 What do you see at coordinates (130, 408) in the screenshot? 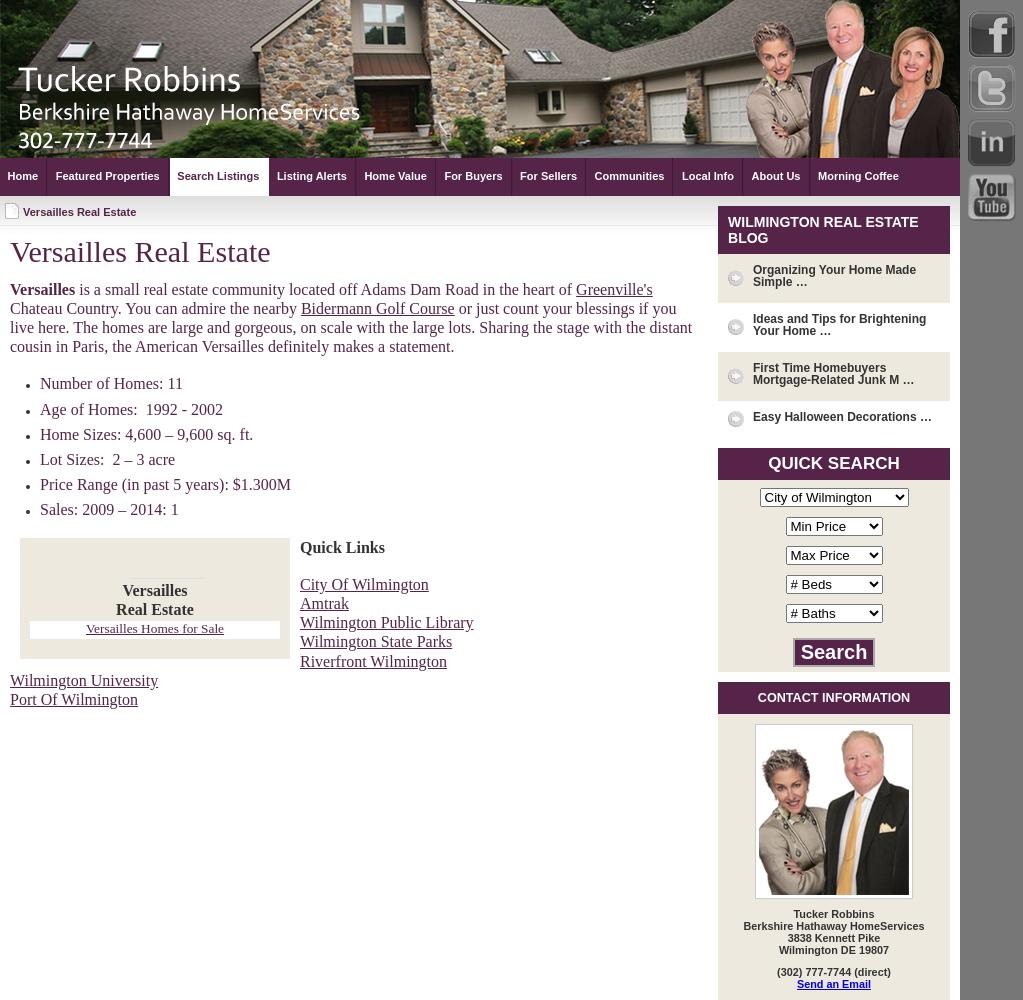
I see `'Age of Homes:  1992 - 2002'` at bounding box center [130, 408].